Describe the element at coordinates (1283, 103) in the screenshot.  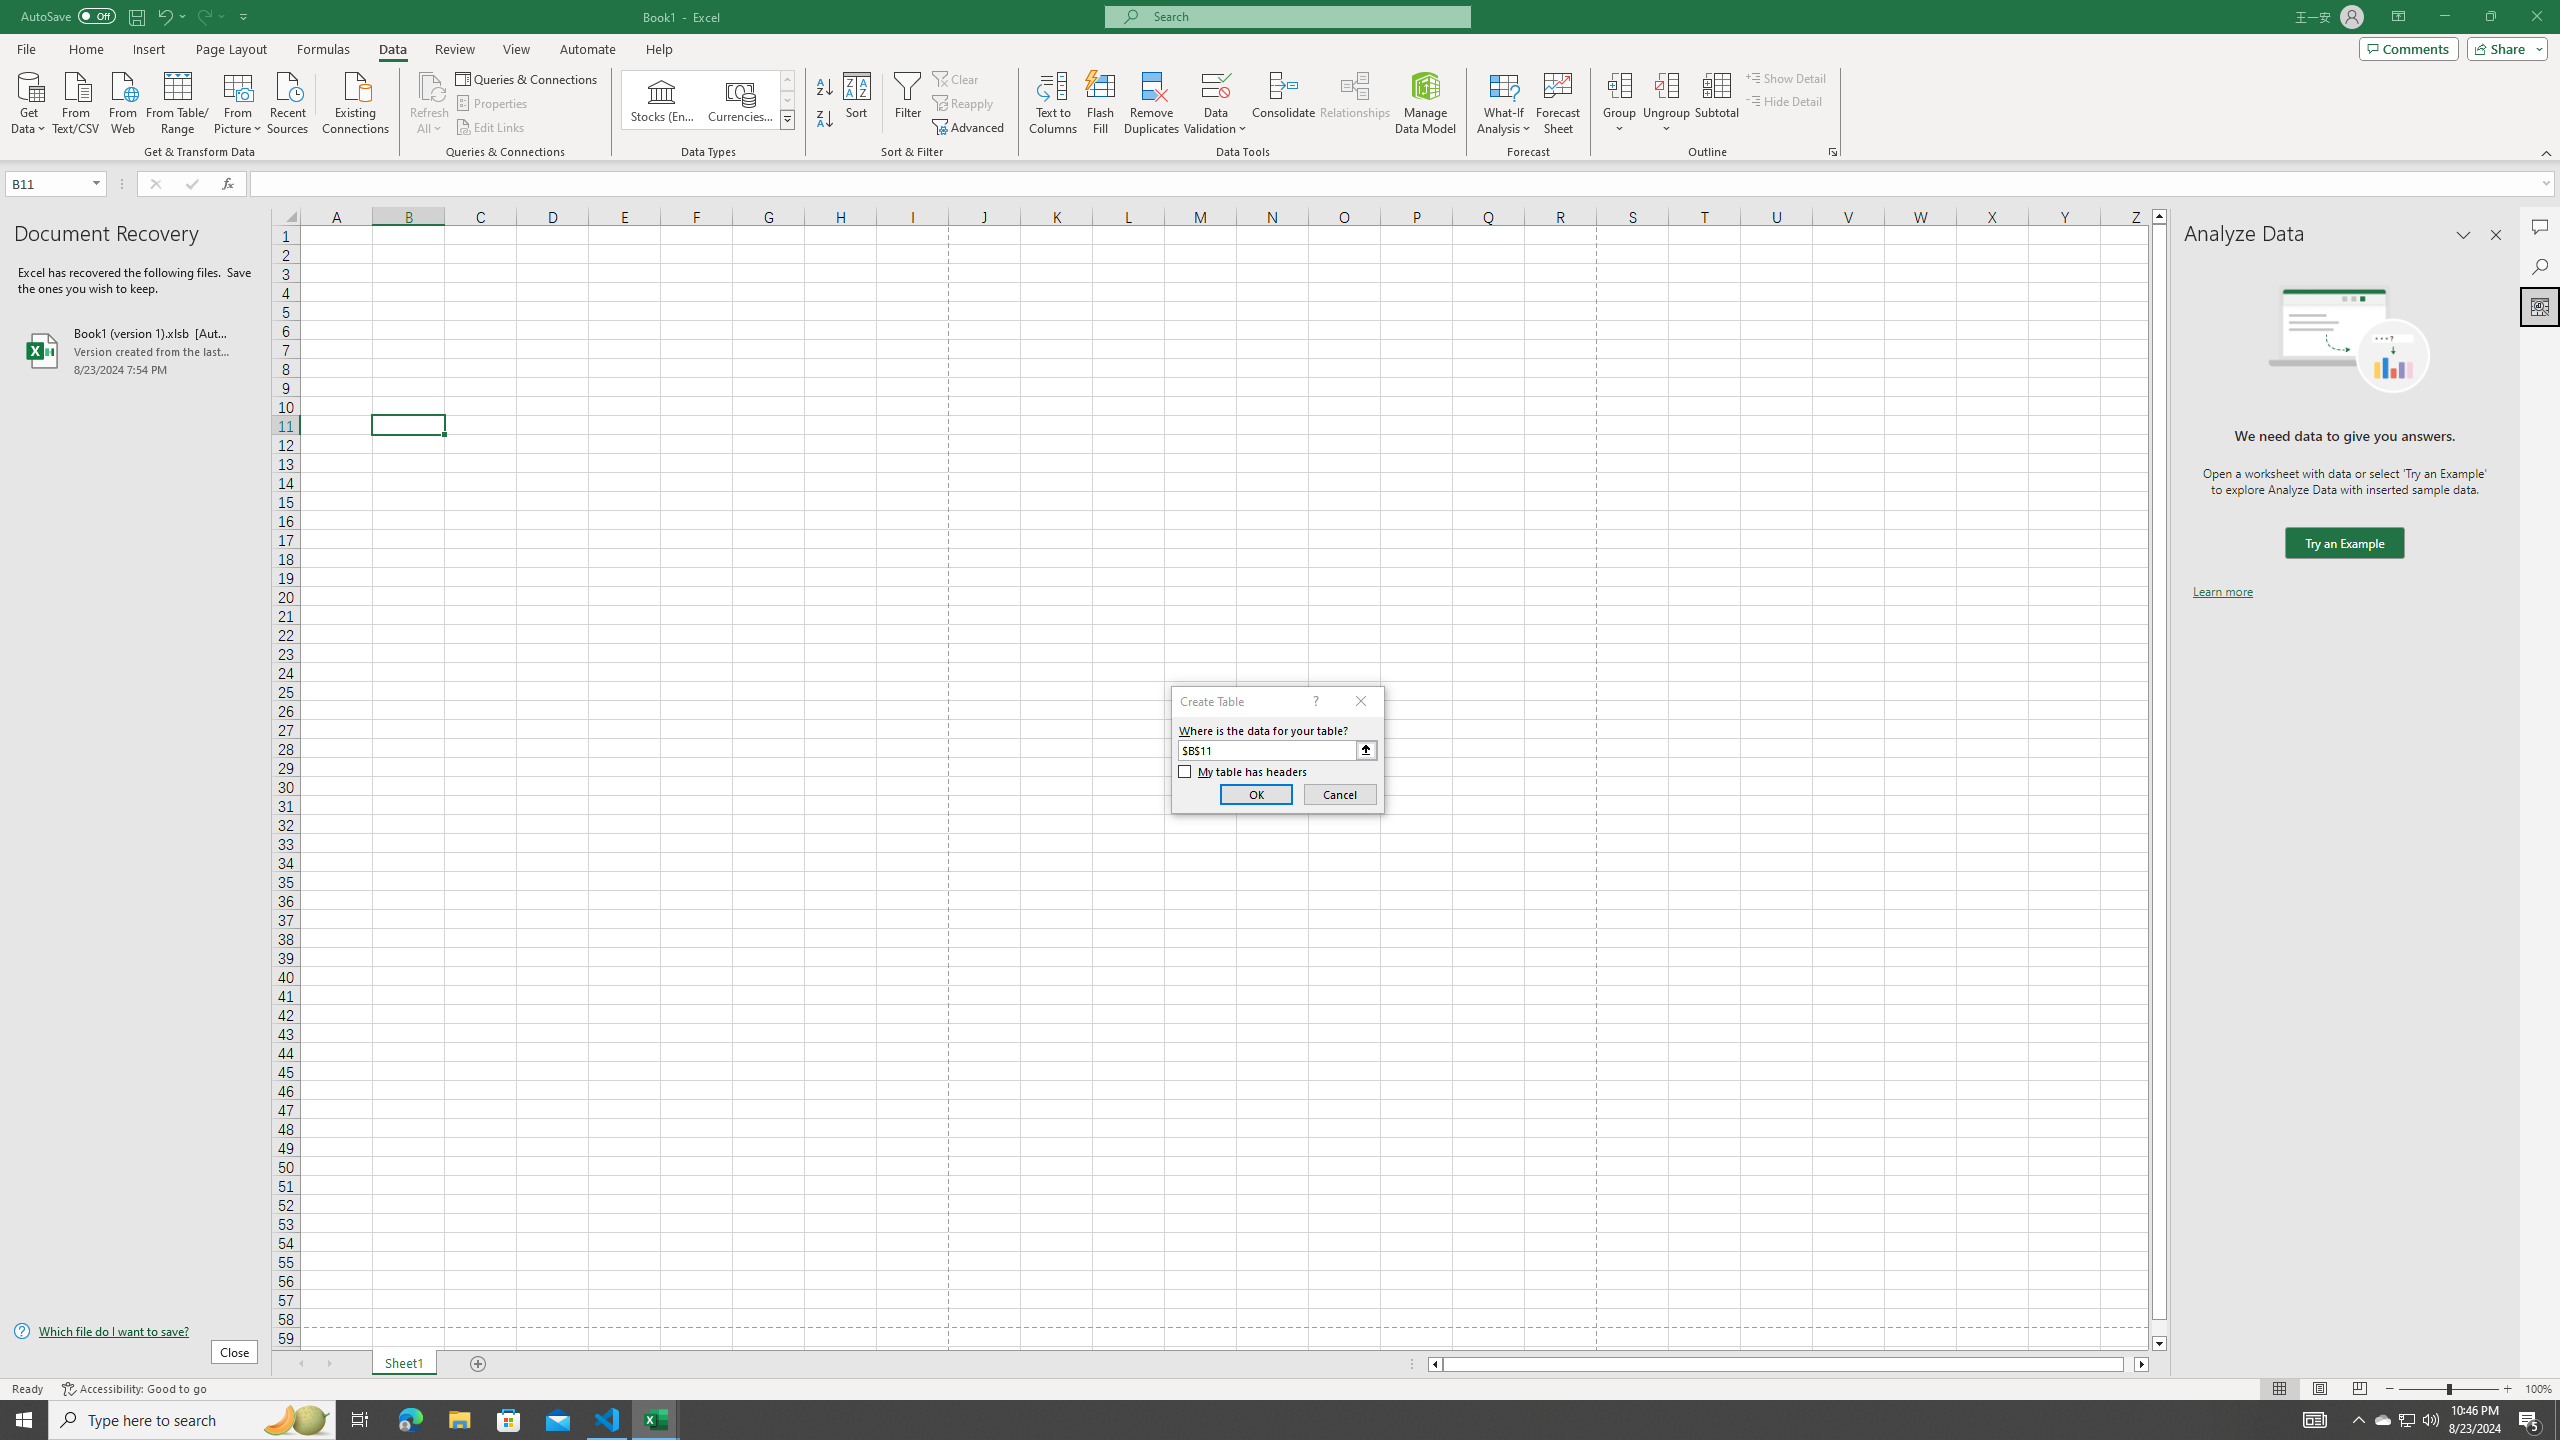
I see `'Consolidate...'` at that location.